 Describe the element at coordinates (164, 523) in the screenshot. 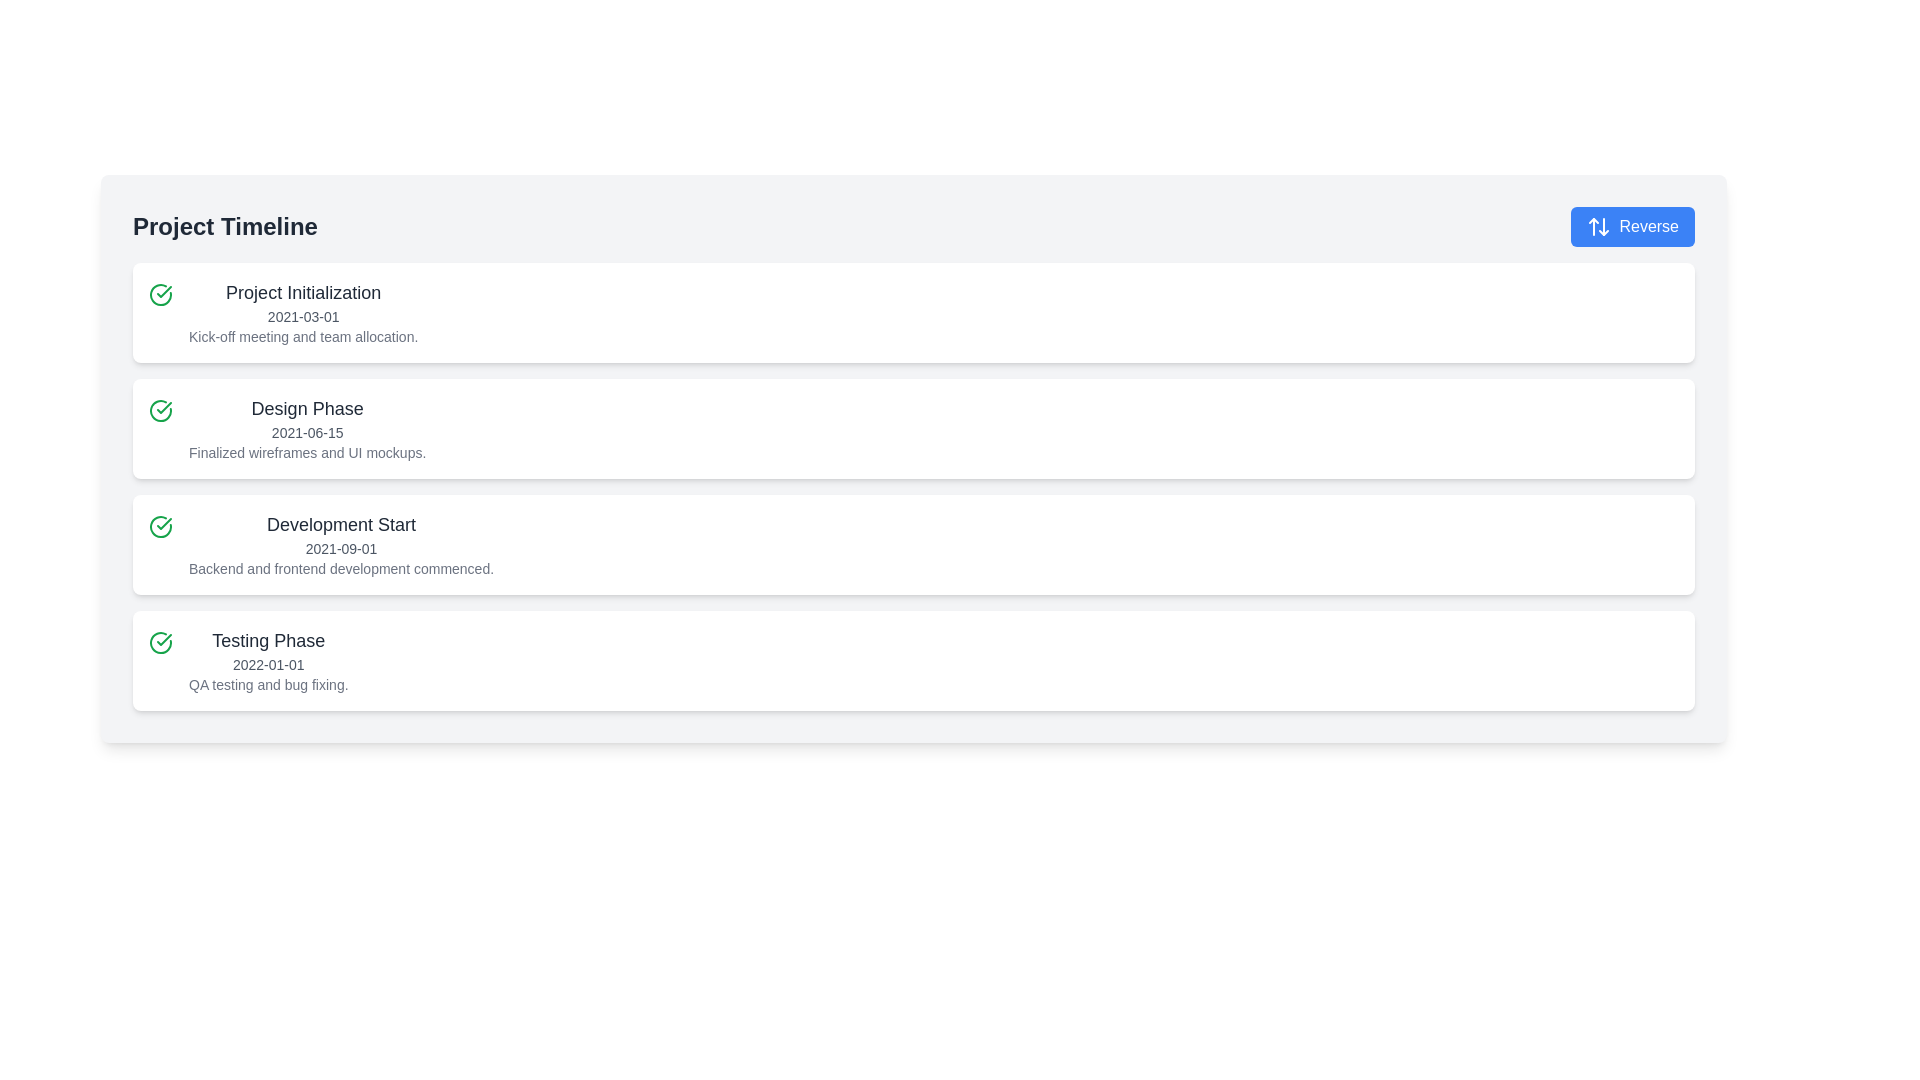

I see `the graphical checkmark icon with a green stroke located within the green-bordered circular icon to the left of the 'Development Start' section in the project timeline` at that location.